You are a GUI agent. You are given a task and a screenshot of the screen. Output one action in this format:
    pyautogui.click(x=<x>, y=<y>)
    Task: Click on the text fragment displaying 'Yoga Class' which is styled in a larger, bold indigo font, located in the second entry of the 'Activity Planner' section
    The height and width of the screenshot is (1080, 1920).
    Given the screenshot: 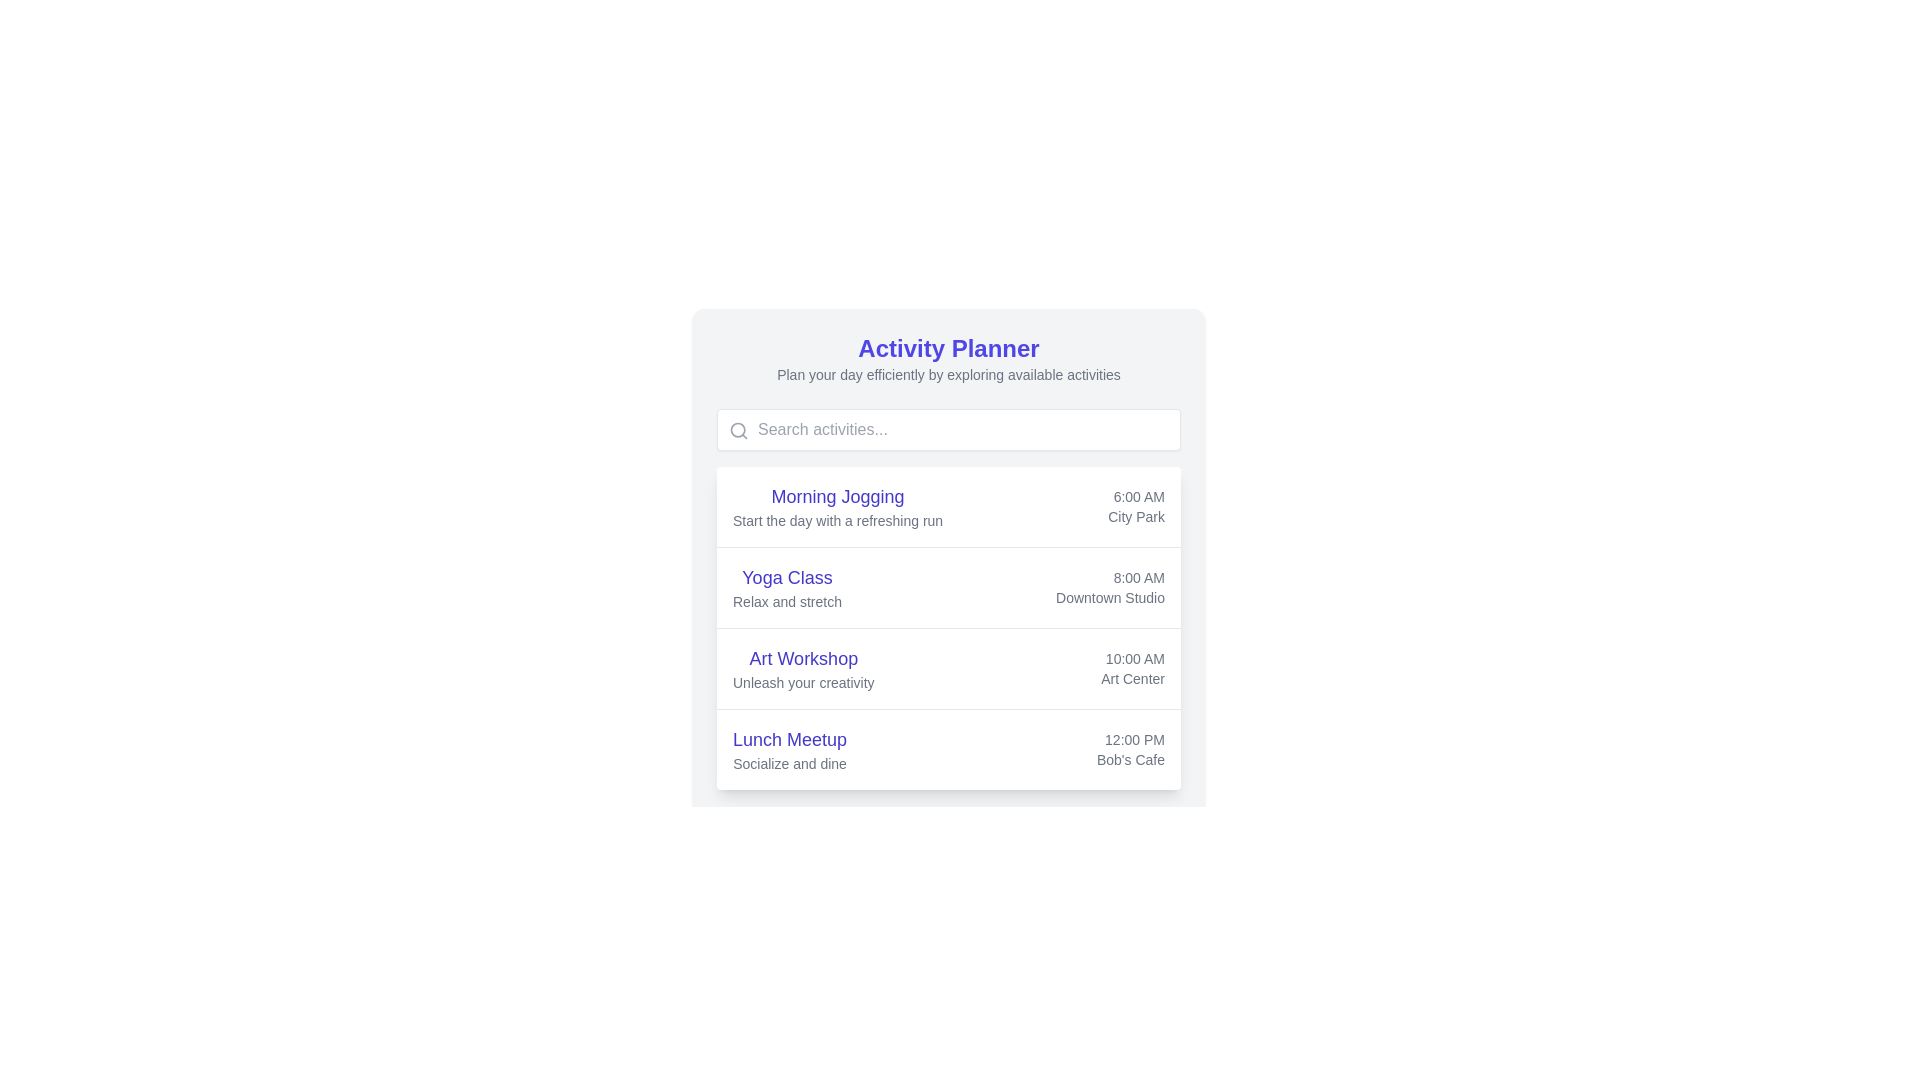 What is the action you would take?
    pyautogui.click(x=786, y=578)
    